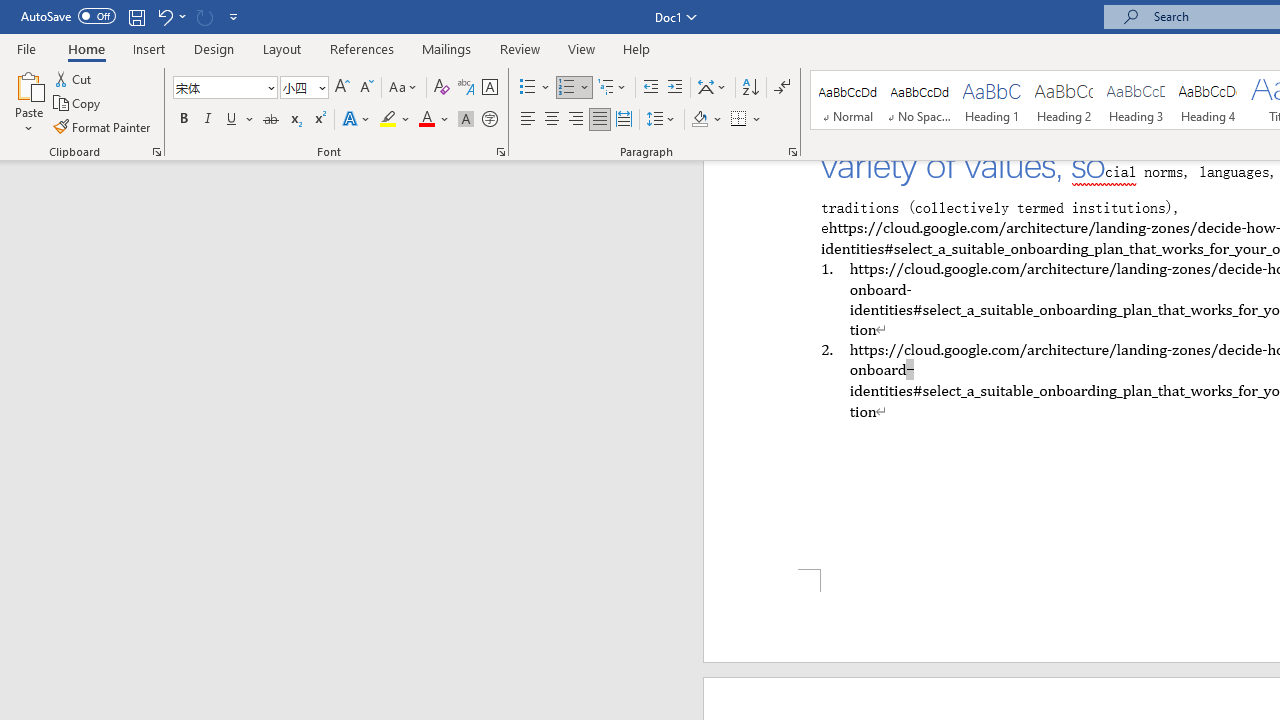 The image size is (1280, 720). I want to click on 'Shading RGB(0, 0, 0)', so click(699, 119).